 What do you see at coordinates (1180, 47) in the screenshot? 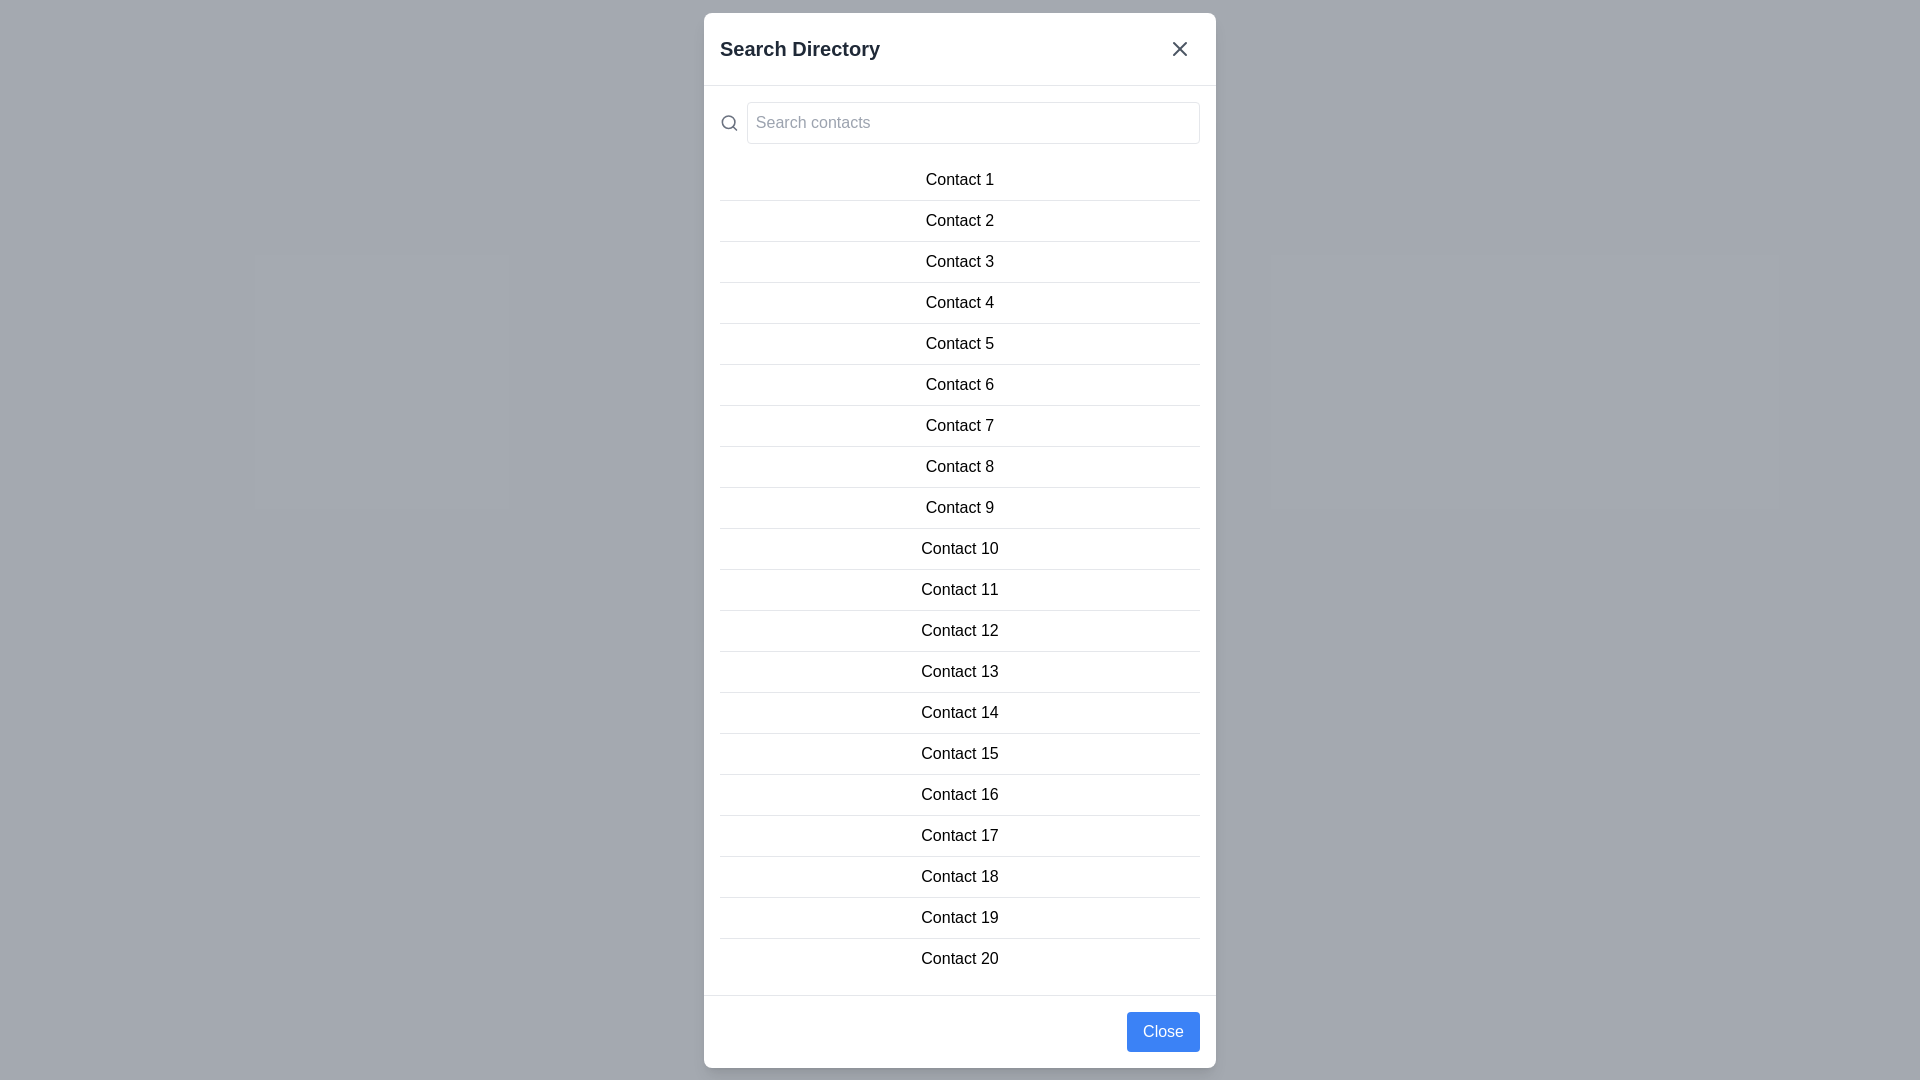
I see `close button in the top right corner of the dialog` at bounding box center [1180, 47].